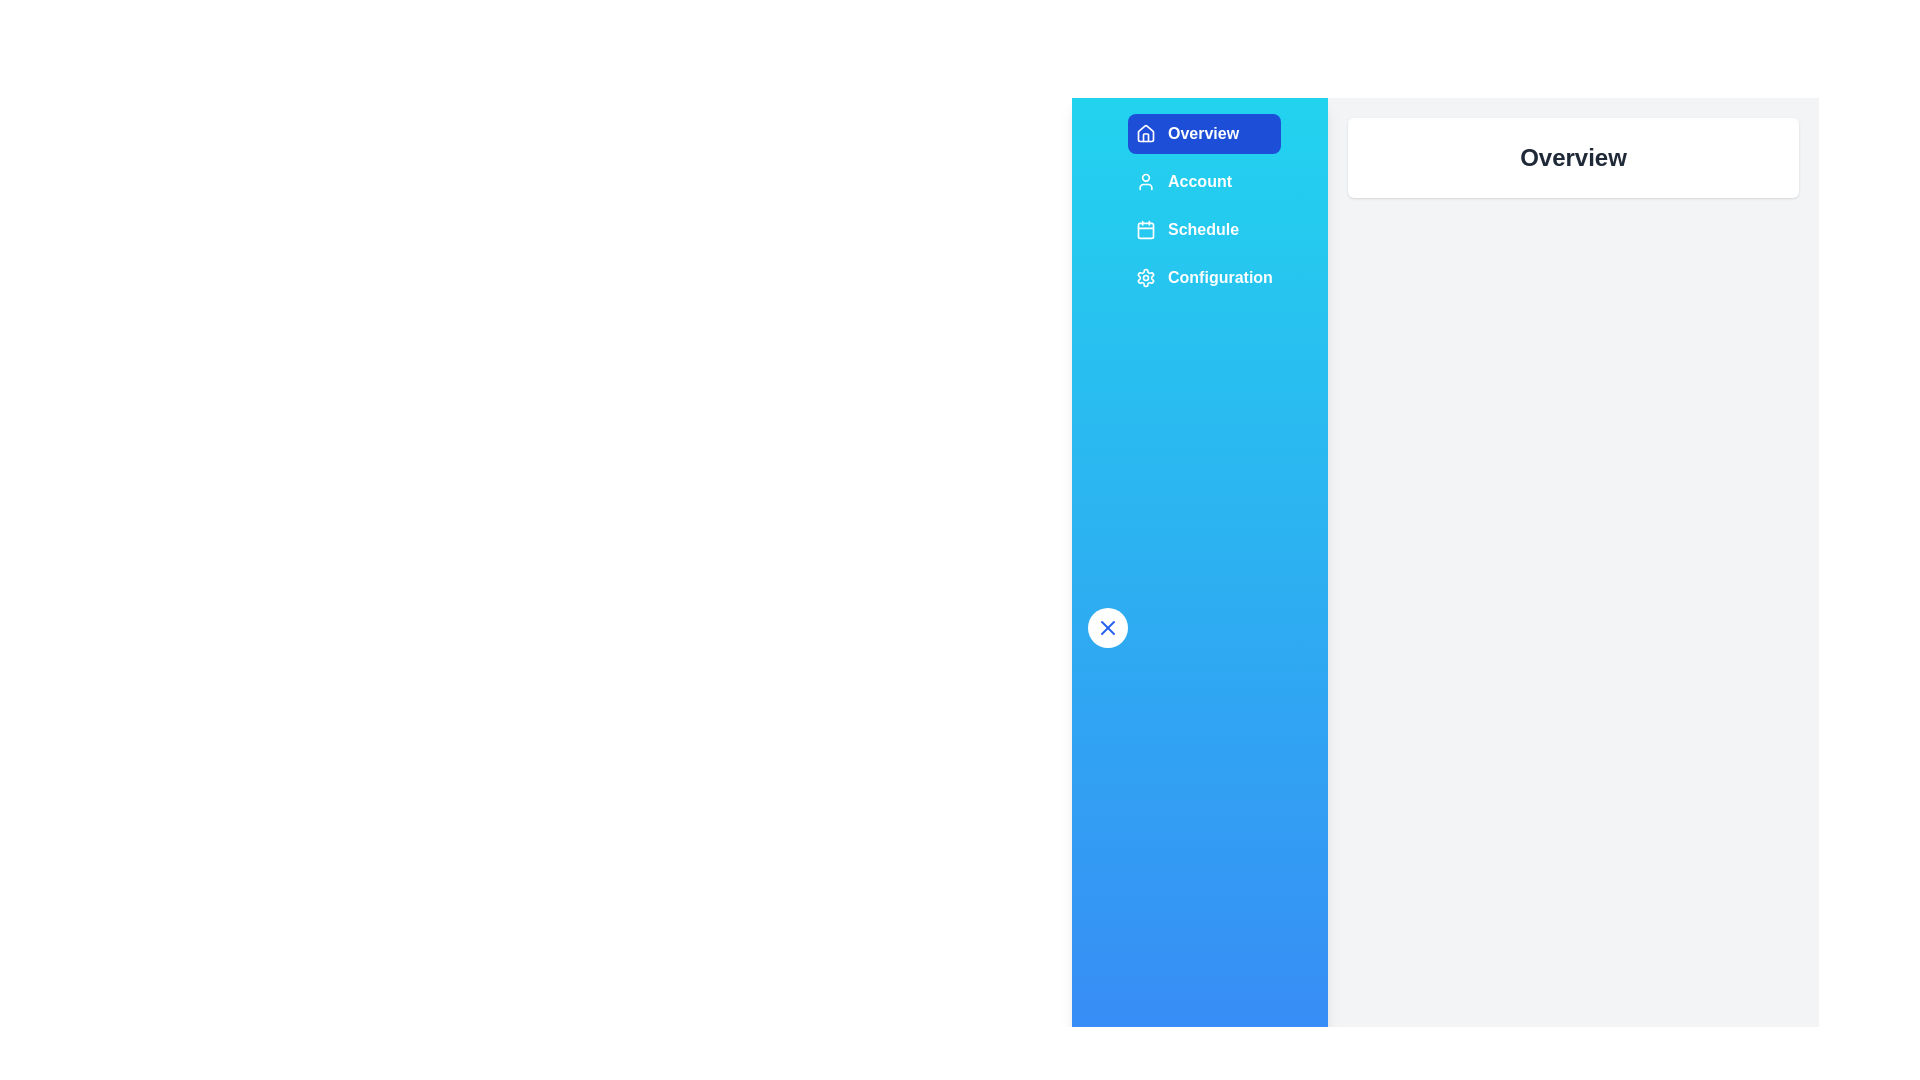 This screenshot has height=1080, width=1920. I want to click on the sidebar section labeled Account, so click(1203, 181).